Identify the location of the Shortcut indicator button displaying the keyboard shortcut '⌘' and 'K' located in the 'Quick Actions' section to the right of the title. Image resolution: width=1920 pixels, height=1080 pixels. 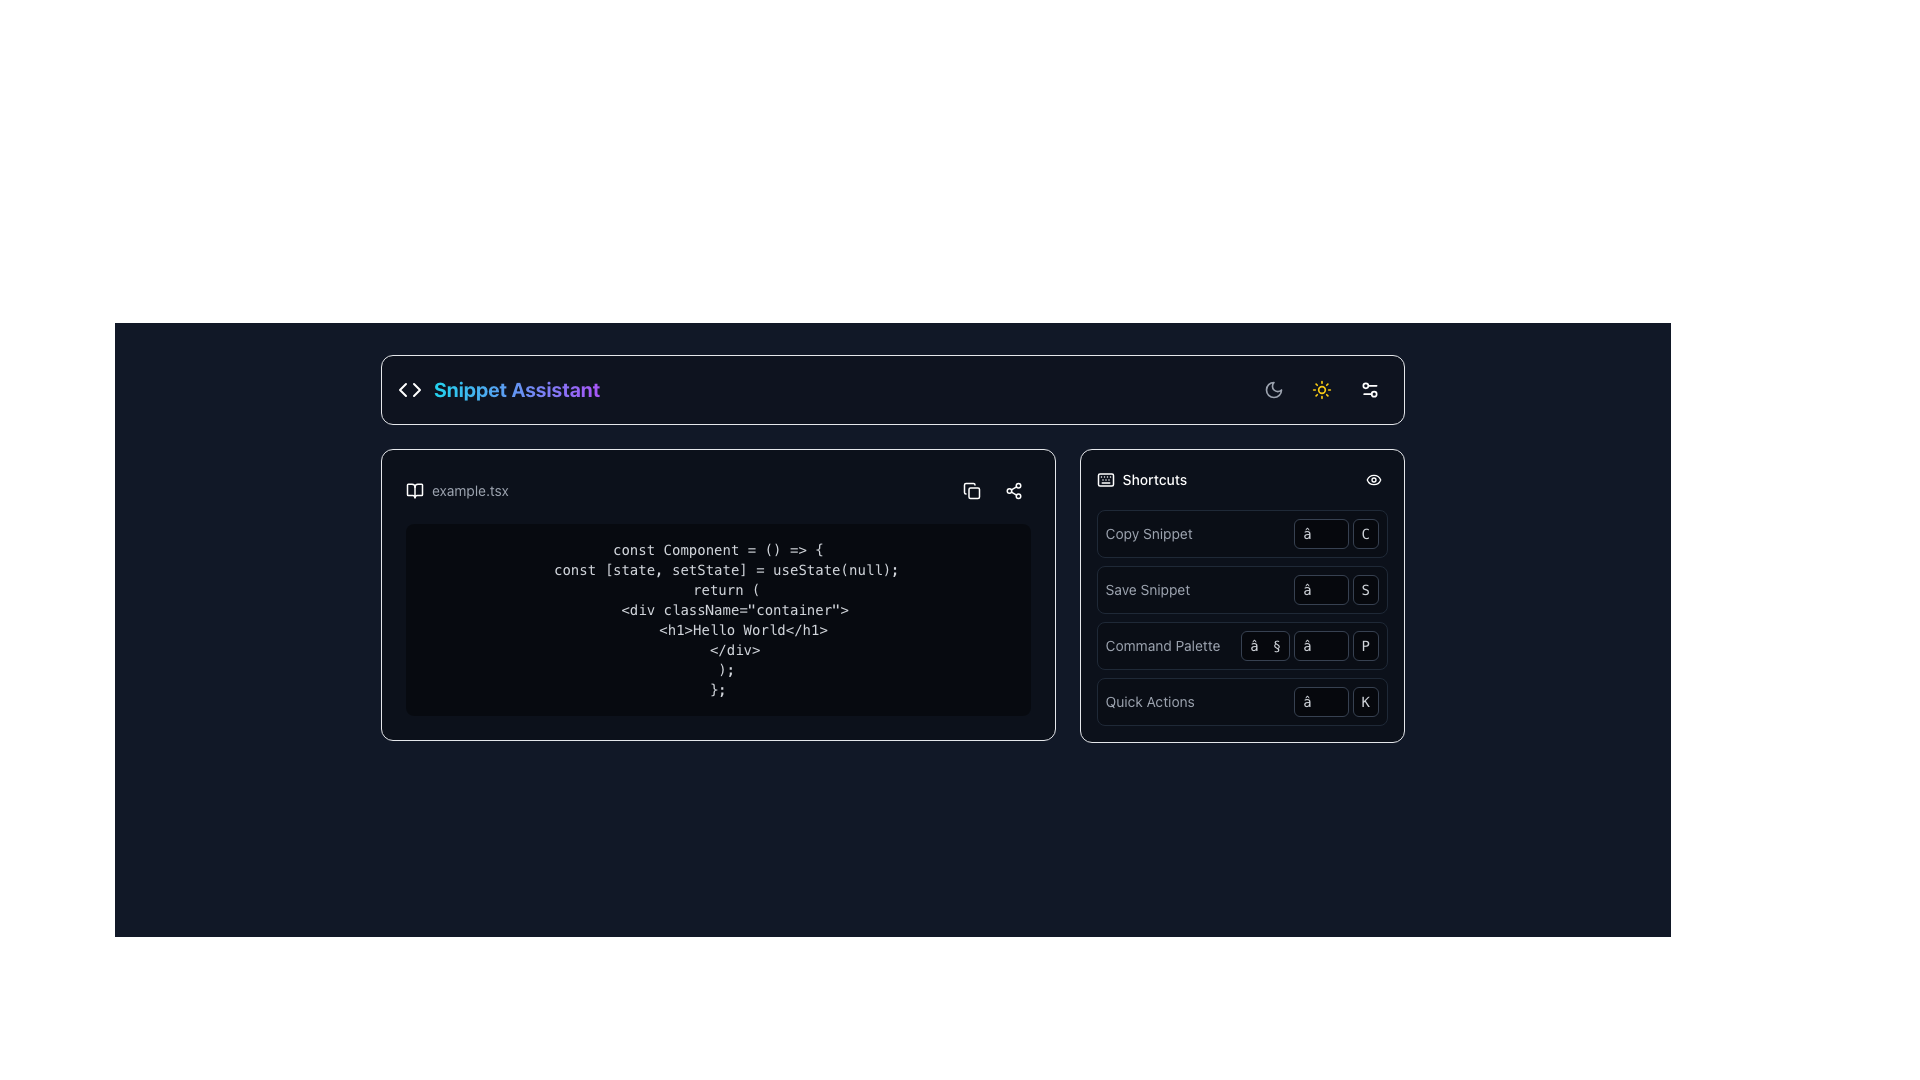
(1336, 701).